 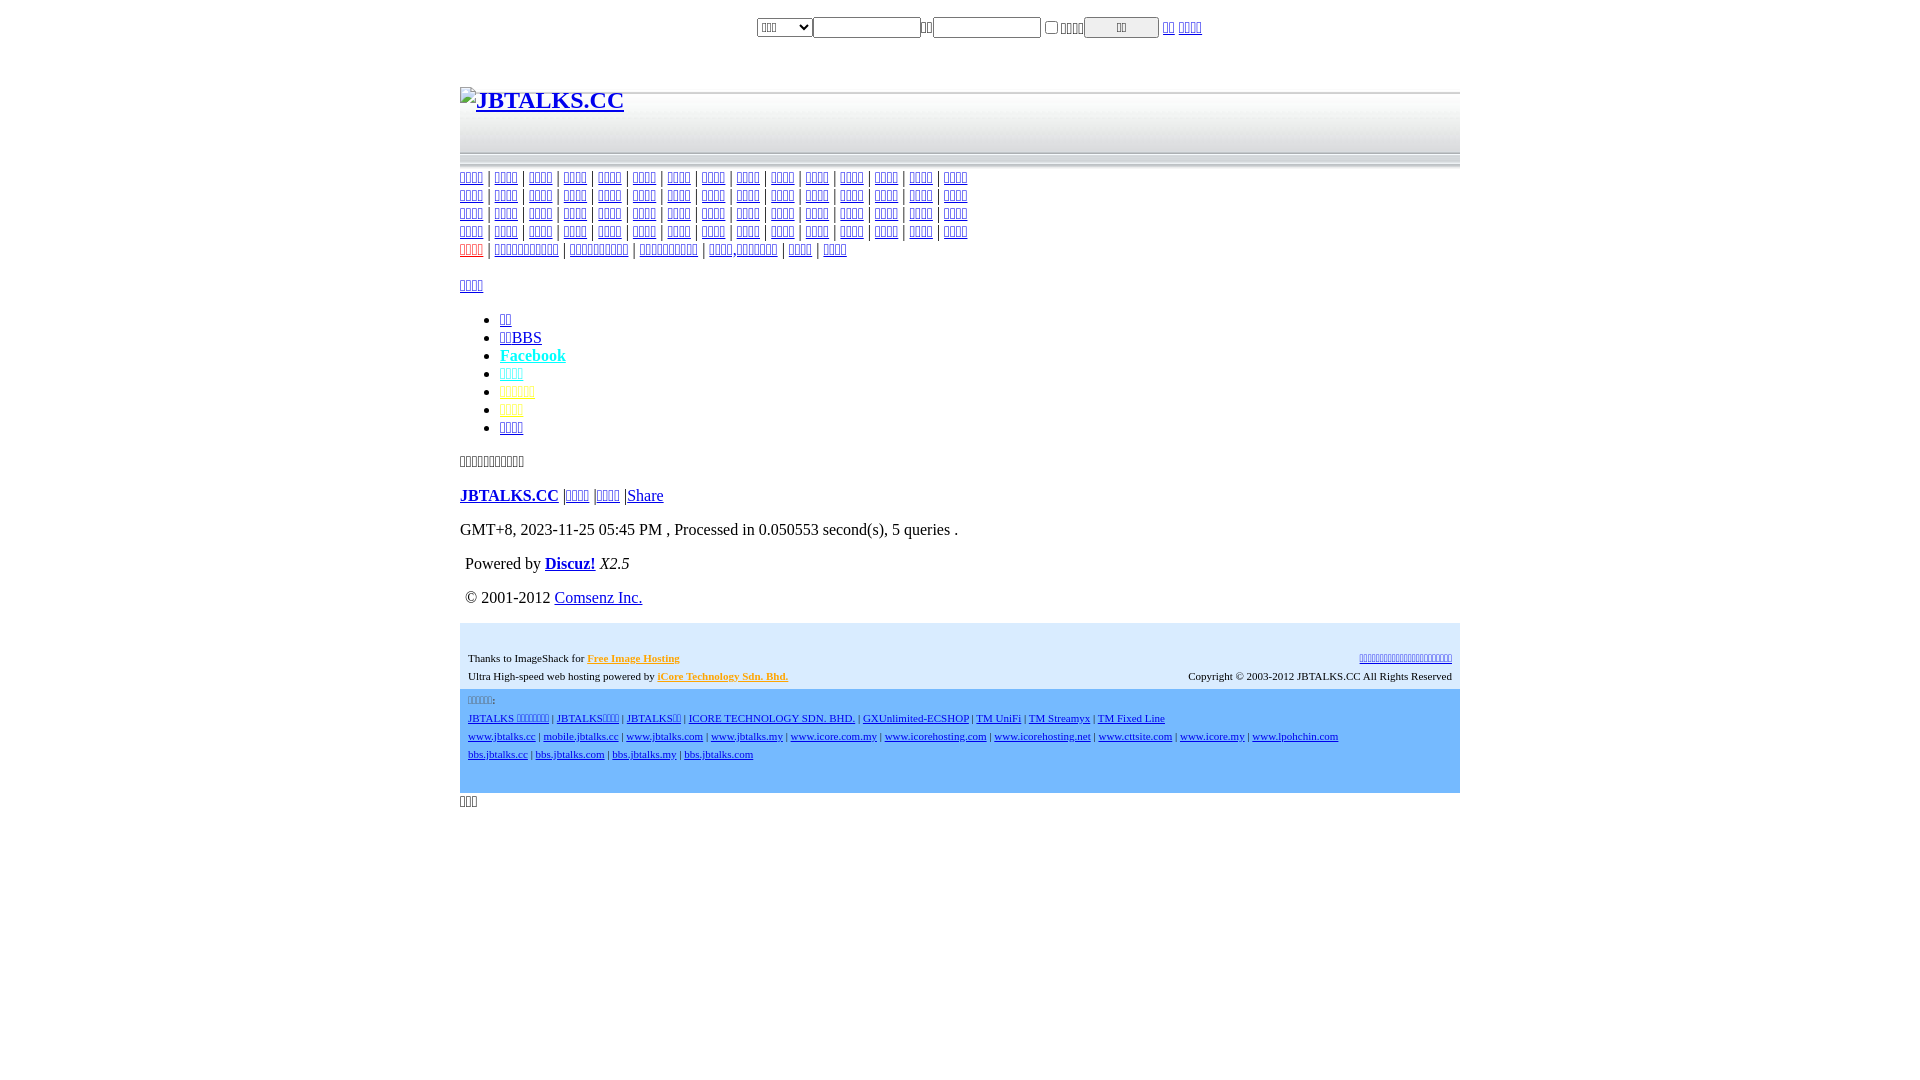 What do you see at coordinates (509, 495) in the screenshot?
I see `'JBTALKS.CC'` at bounding box center [509, 495].